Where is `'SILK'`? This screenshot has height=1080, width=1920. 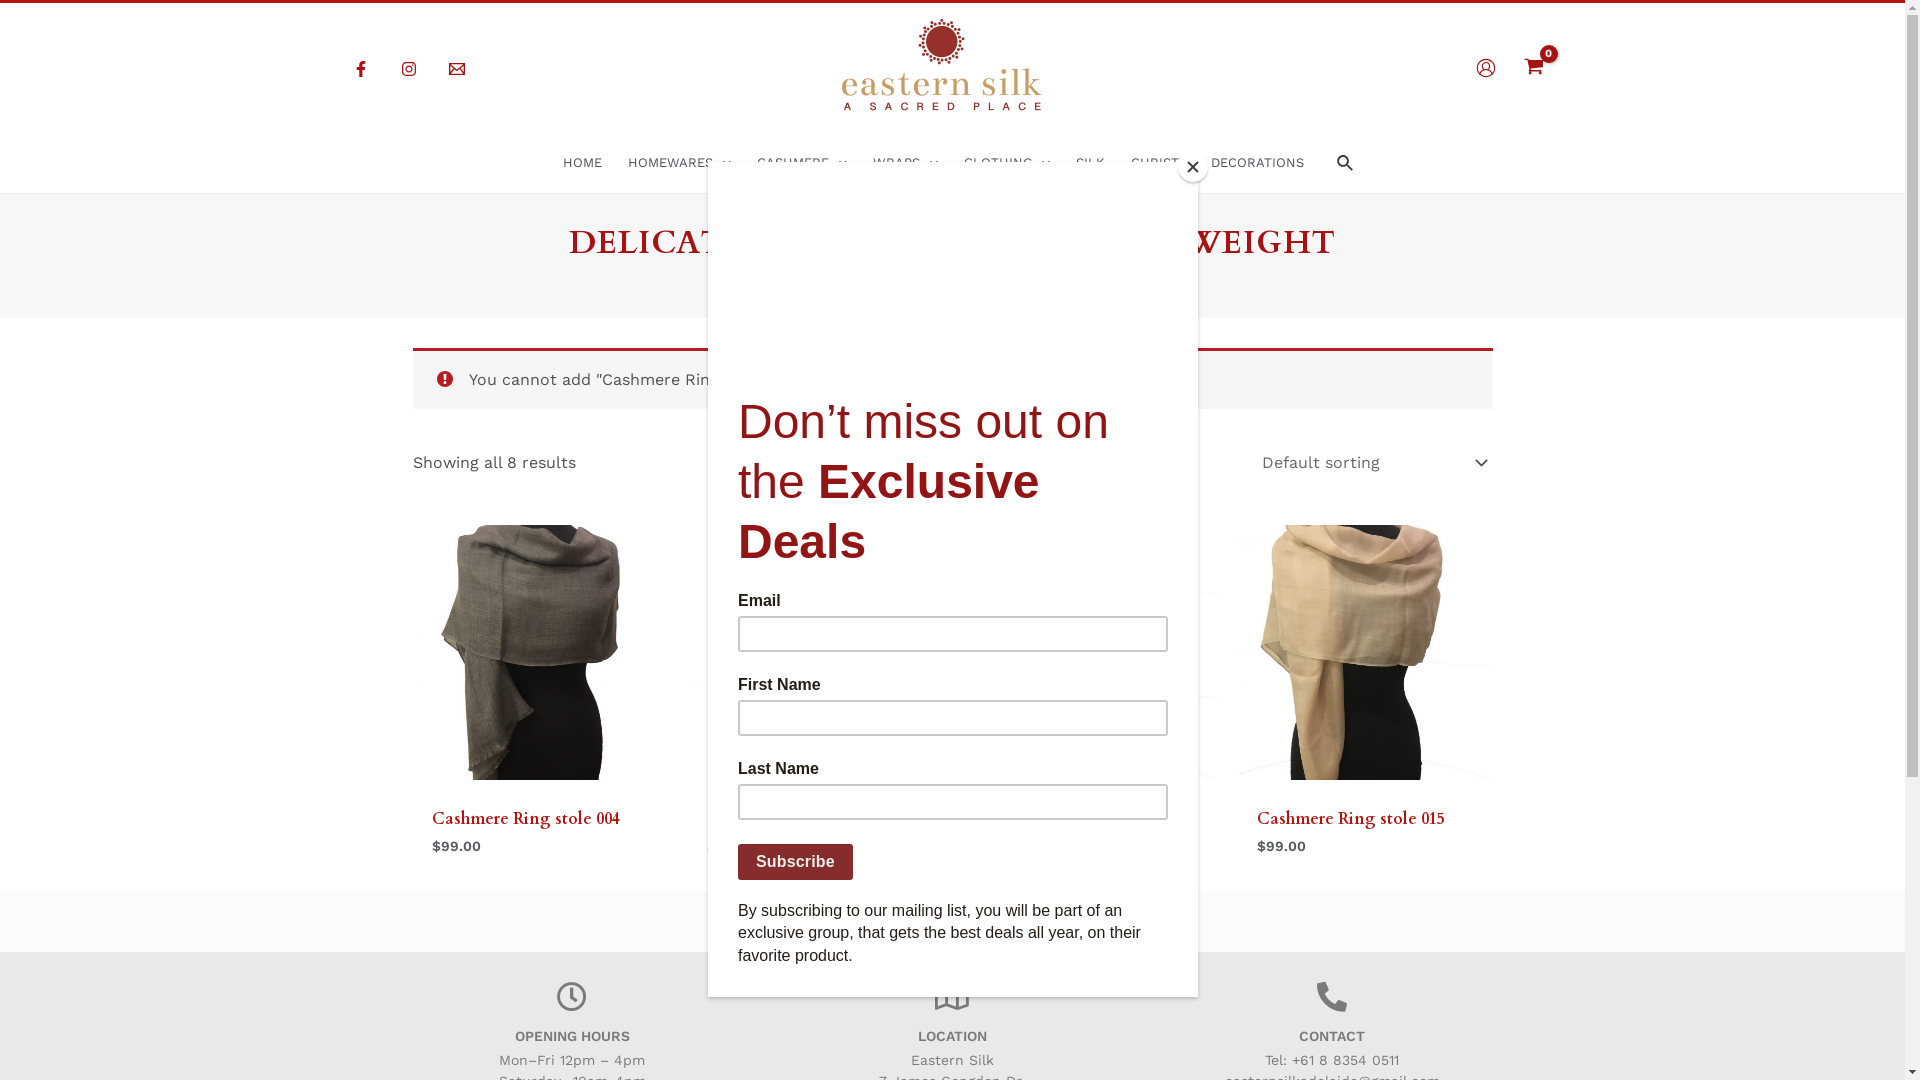 'SILK' is located at coordinates (1088, 161).